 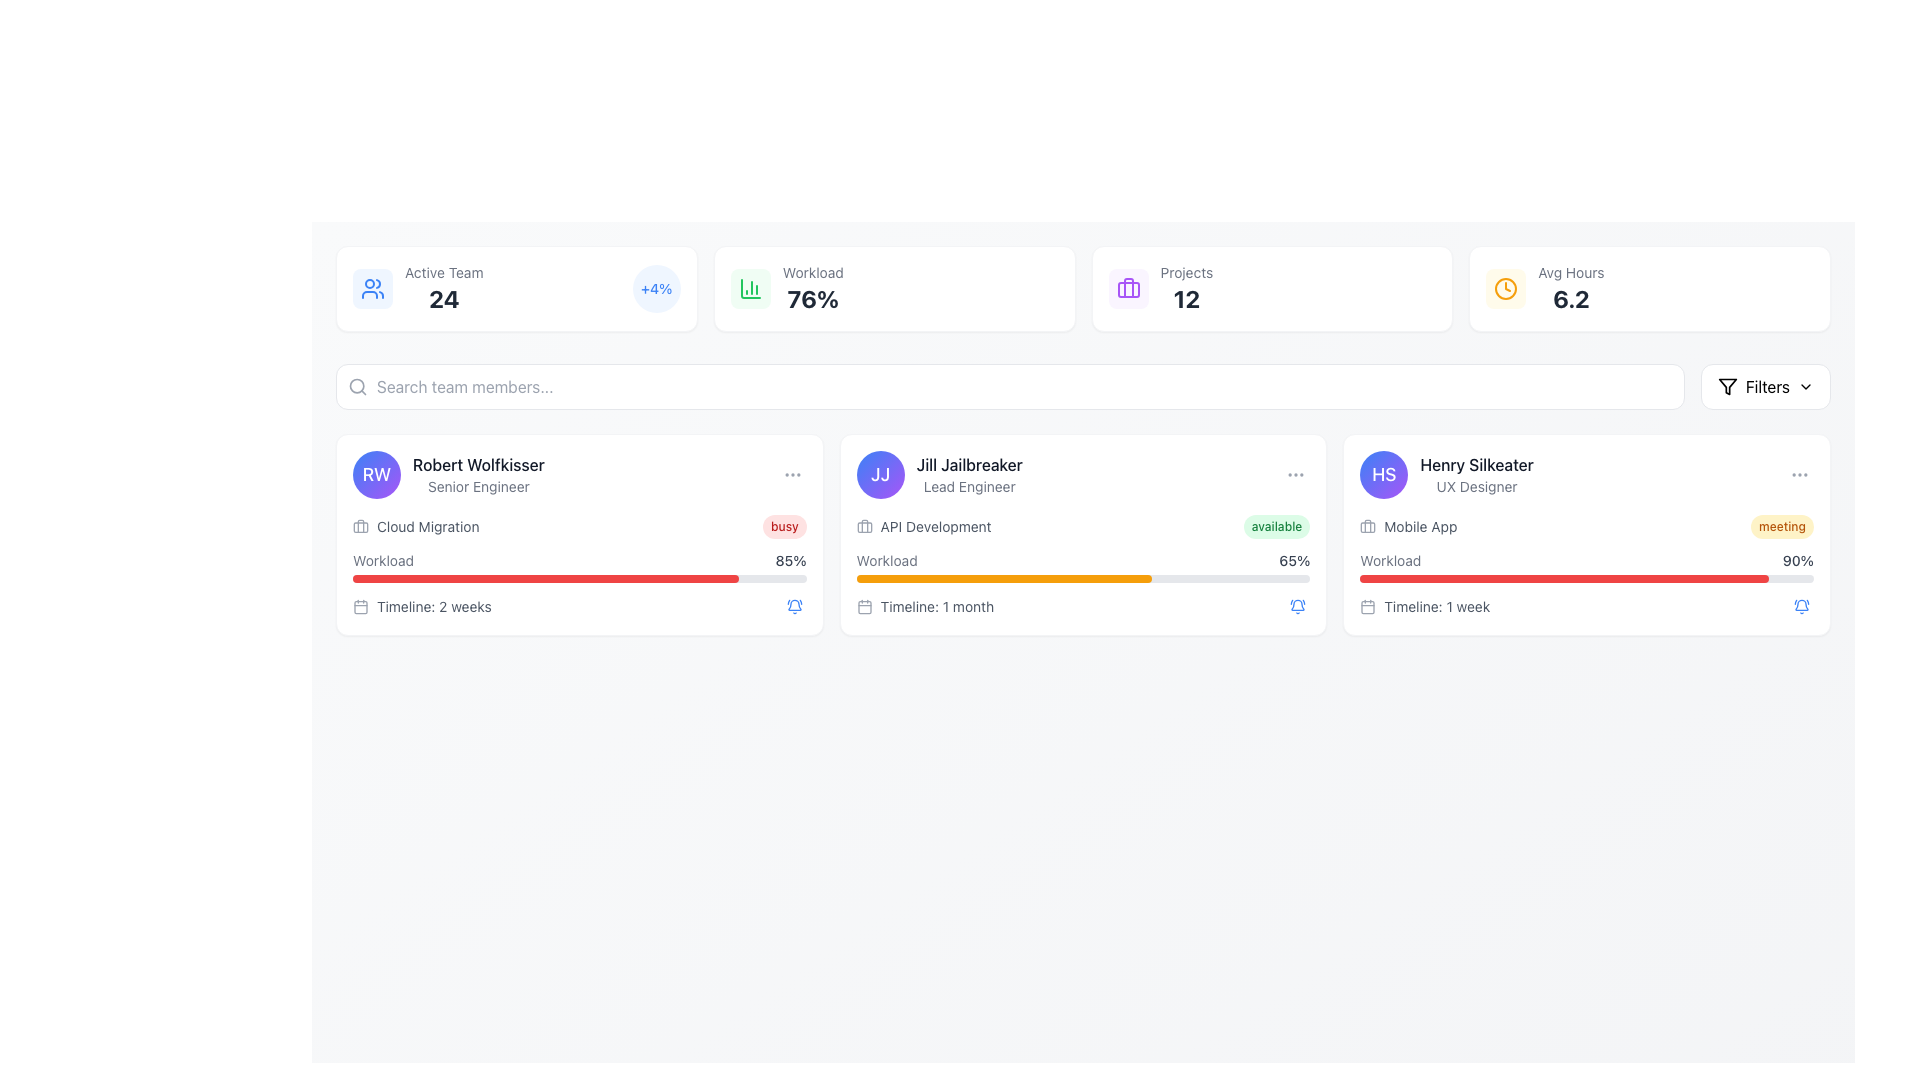 What do you see at coordinates (360, 526) in the screenshot?
I see `the 'Cloud Migration' icon located in Robert Wolfkisser's card under the 'Active Team' section, positioned to the left of the text 'Cloud Migration'` at bounding box center [360, 526].